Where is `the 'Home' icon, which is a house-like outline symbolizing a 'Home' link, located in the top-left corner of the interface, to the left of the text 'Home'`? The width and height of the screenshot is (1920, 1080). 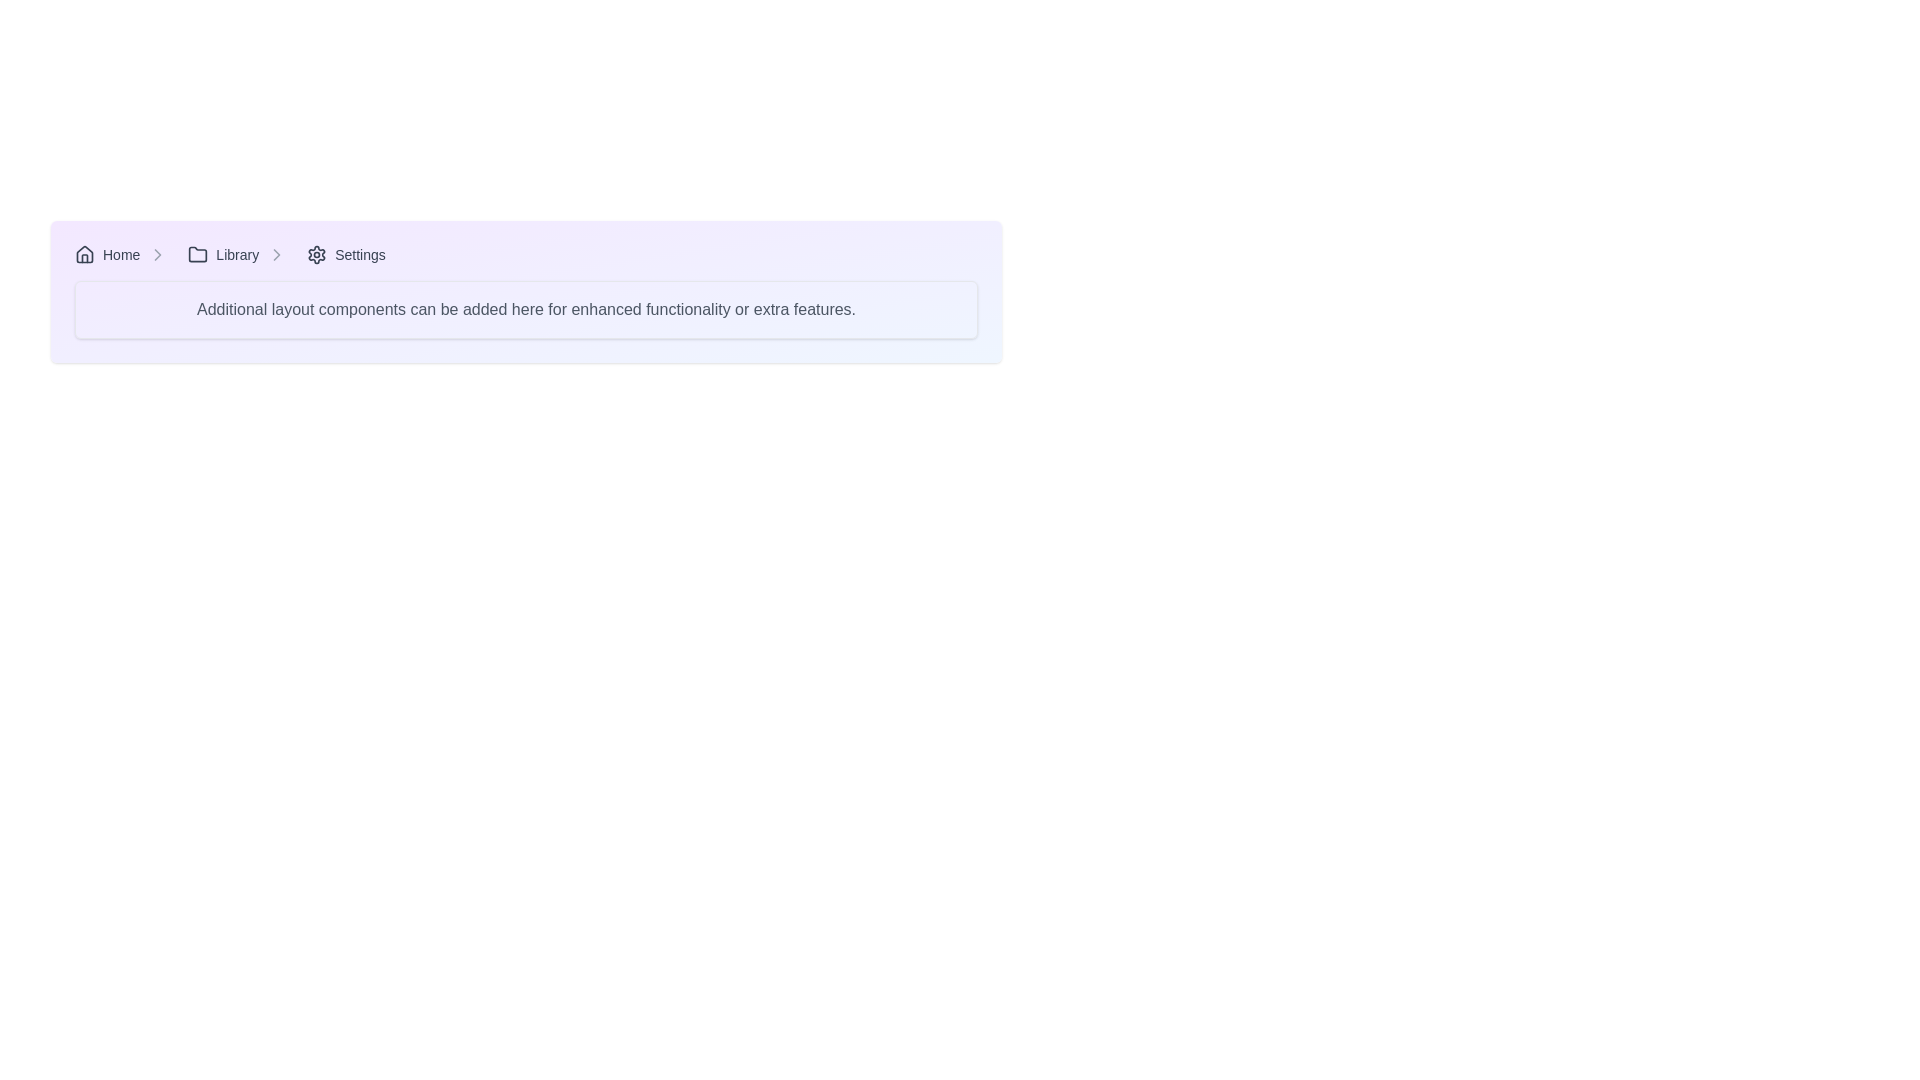
the 'Home' icon, which is a house-like outline symbolizing a 'Home' link, located in the top-left corner of the interface, to the left of the text 'Home' is located at coordinates (84, 253).